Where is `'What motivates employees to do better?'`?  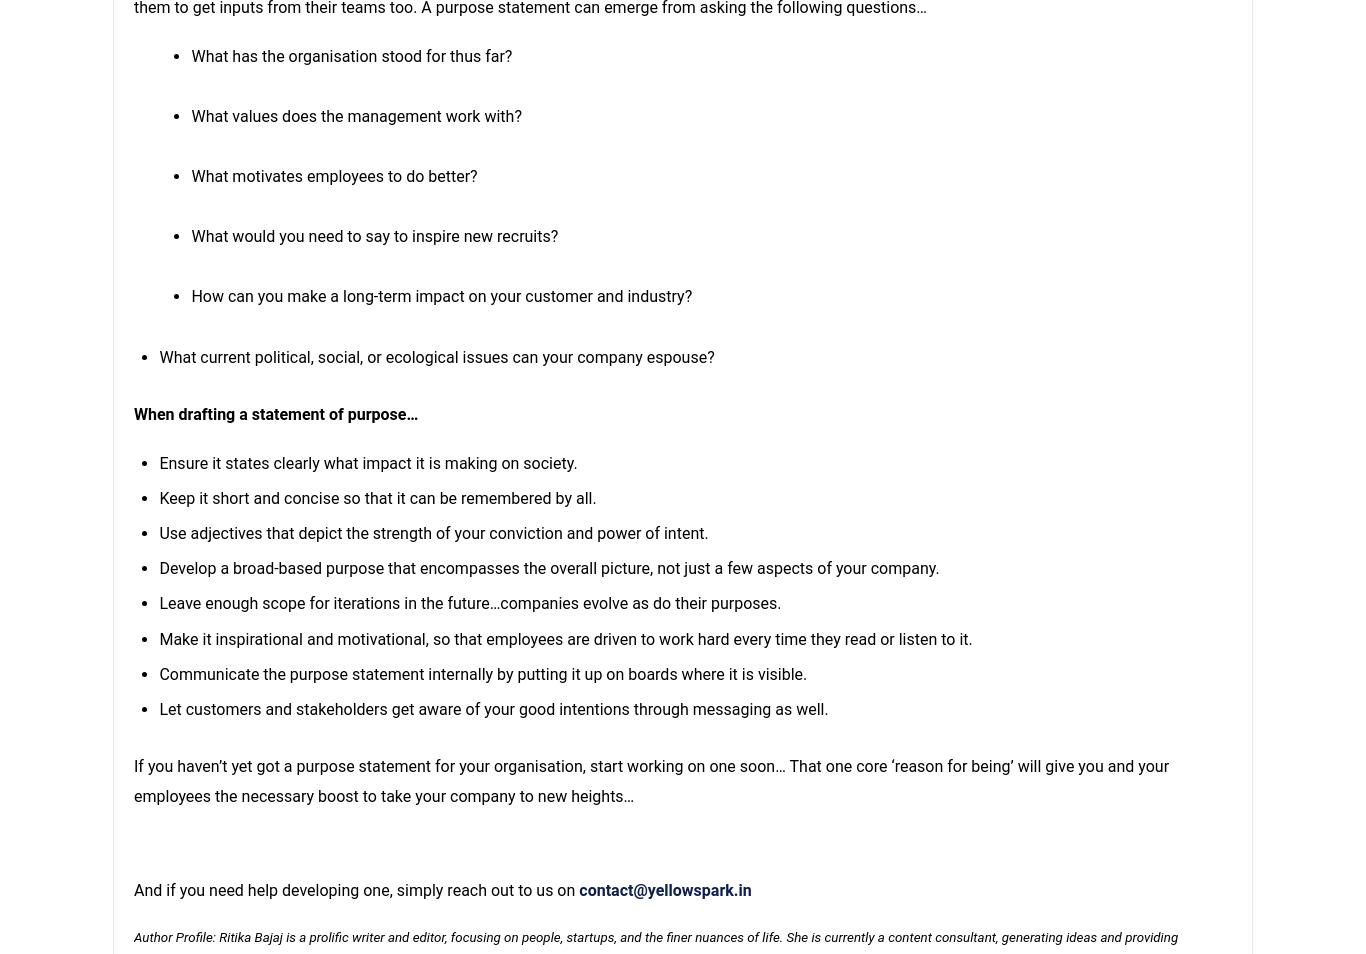 'What motivates employees to do better?' is located at coordinates (333, 174).